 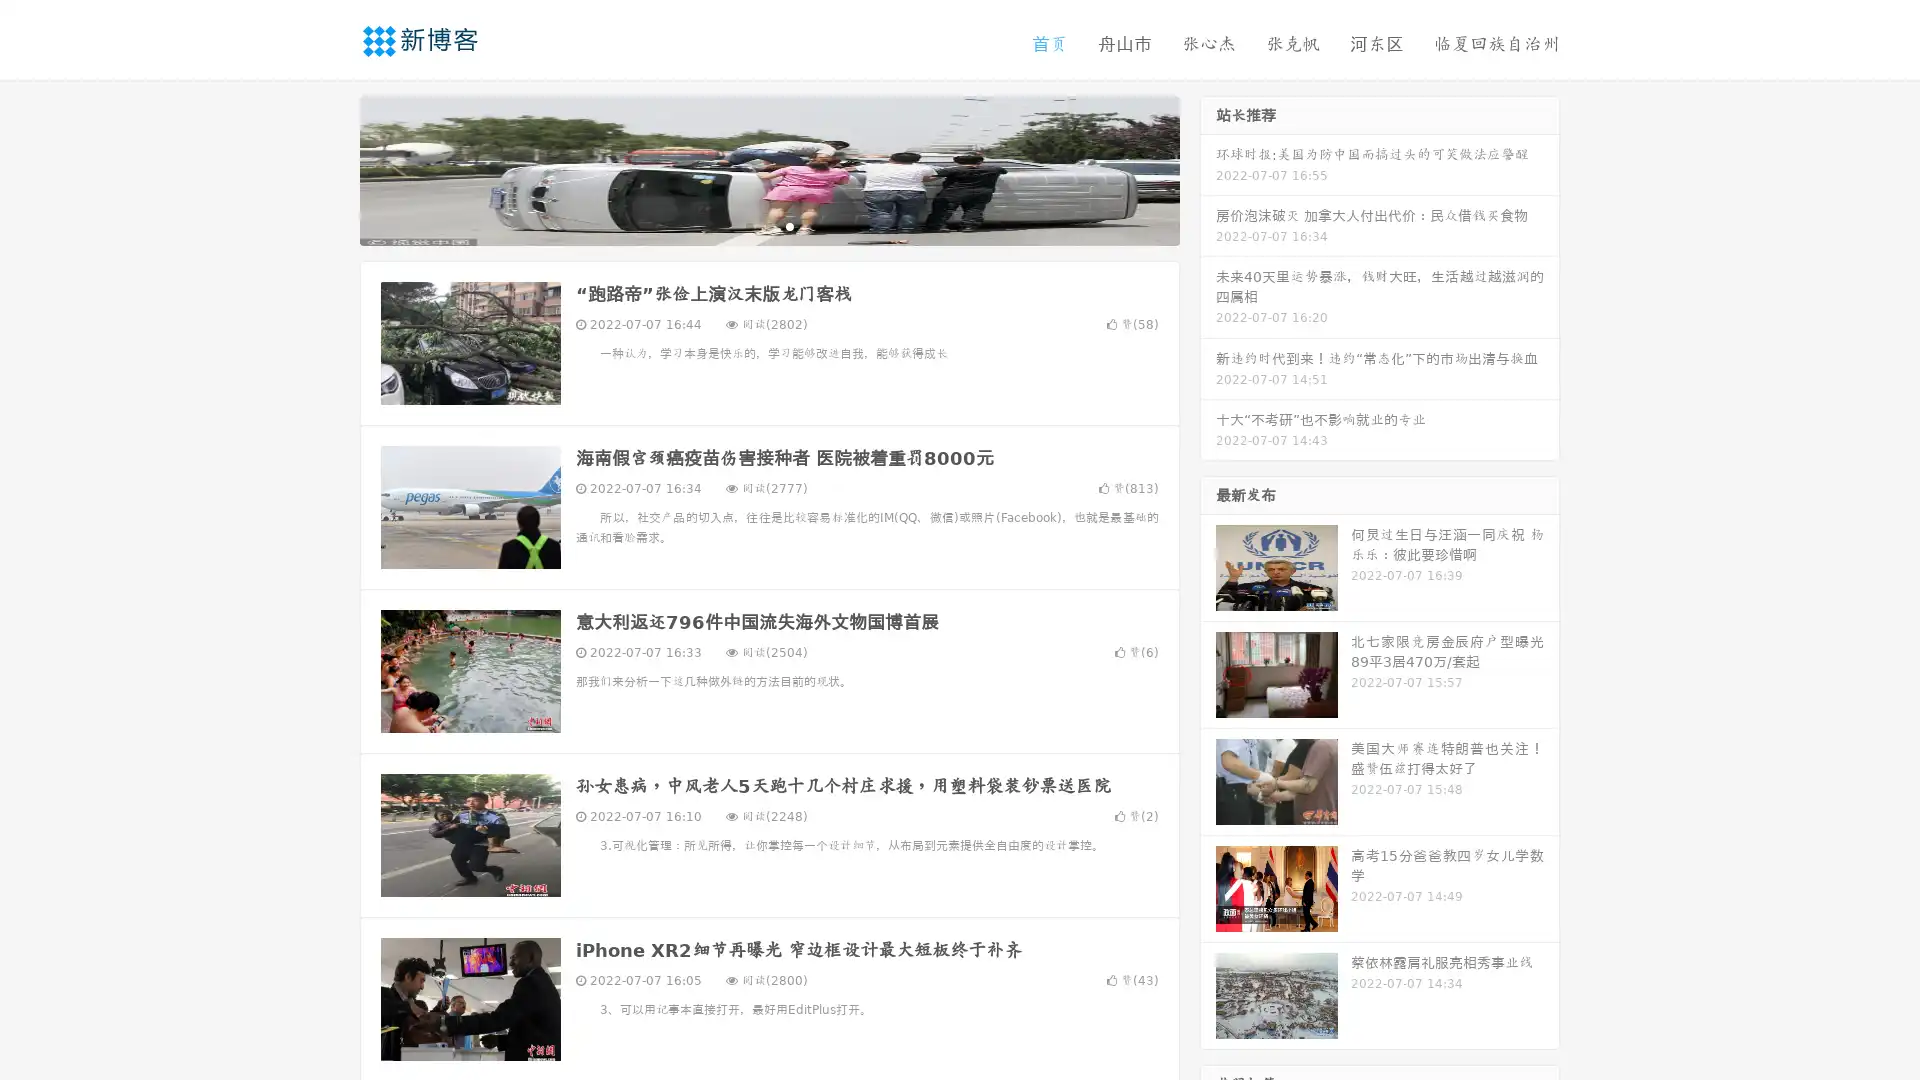 What do you see at coordinates (1208, 168) in the screenshot?
I see `Next slide` at bounding box center [1208, 168].